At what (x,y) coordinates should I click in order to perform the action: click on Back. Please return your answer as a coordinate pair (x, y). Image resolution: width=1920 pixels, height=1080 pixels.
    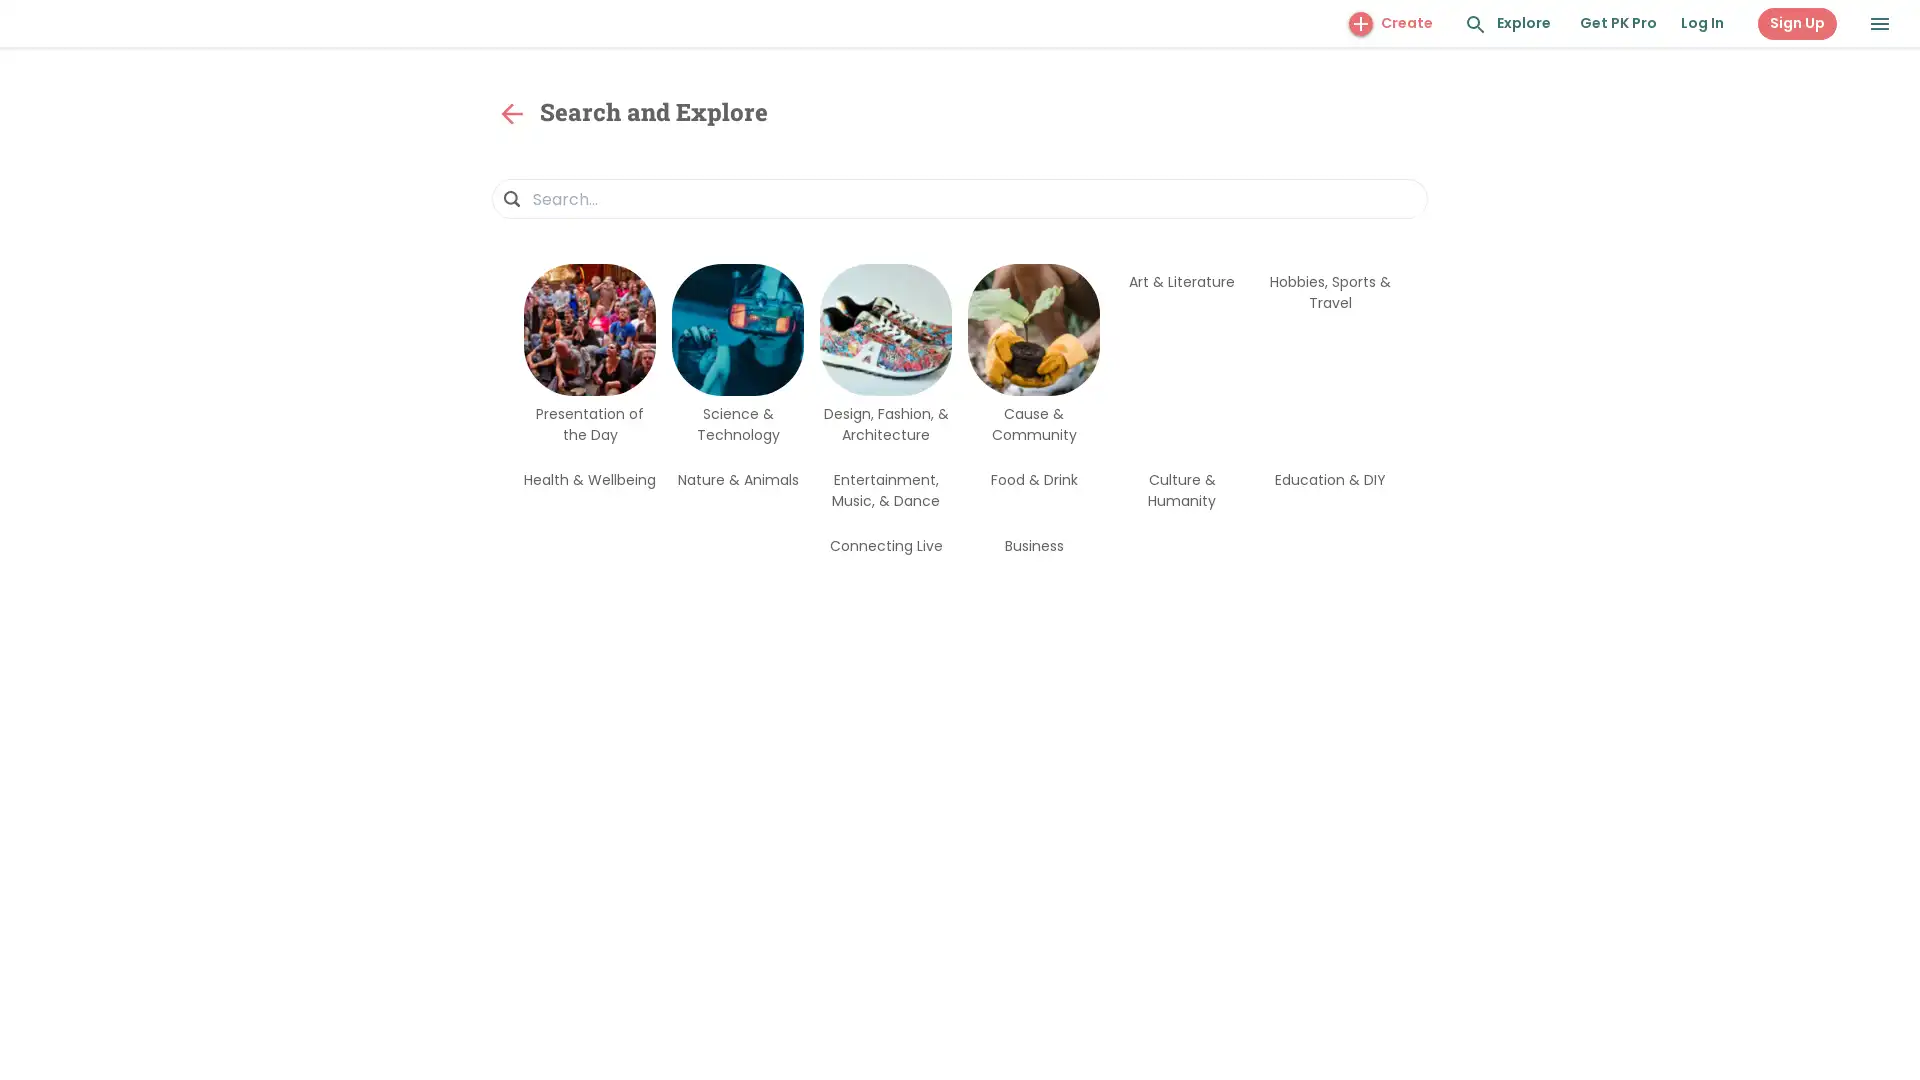
    Looking at the image, I should click on (512, 114).